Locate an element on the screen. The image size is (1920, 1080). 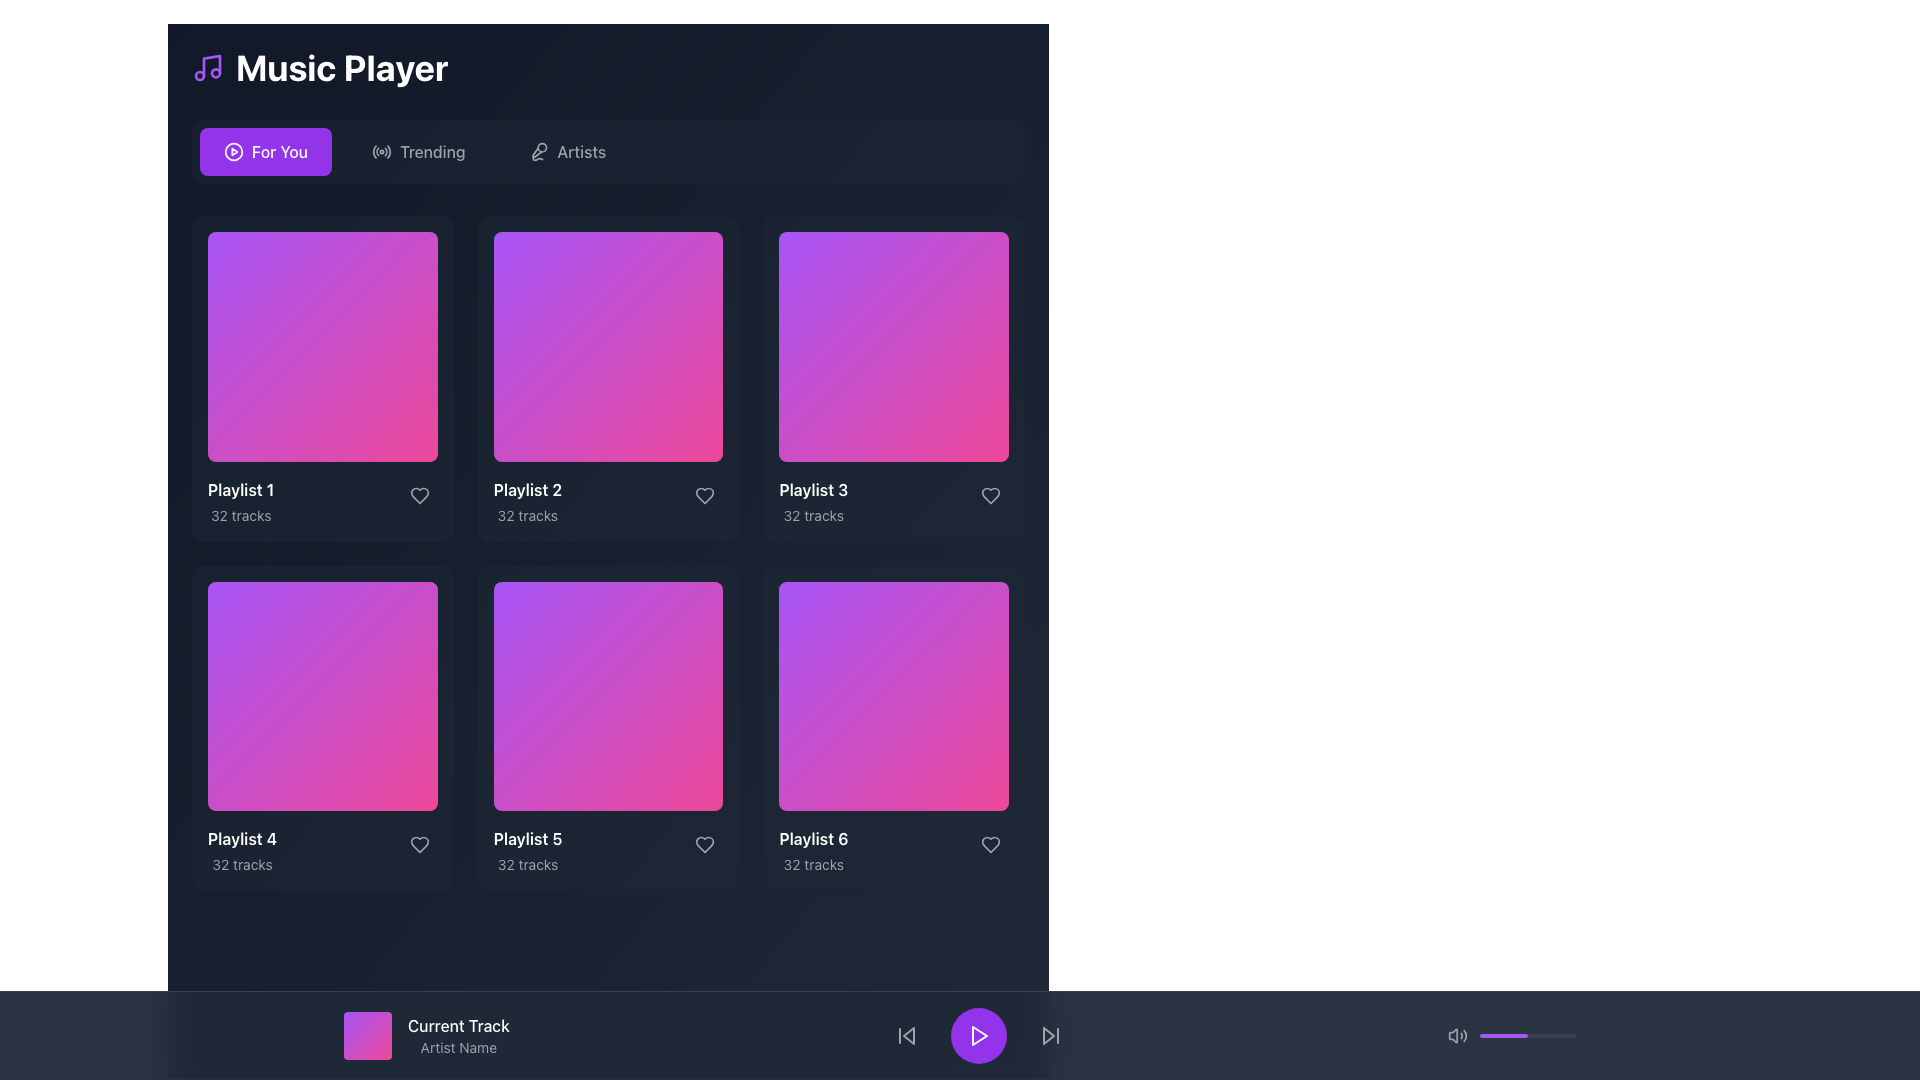
the heart-shaped icon button for 'Playlist 3' located in the upper-right corner of its cell is located at coordinates (990, 495).